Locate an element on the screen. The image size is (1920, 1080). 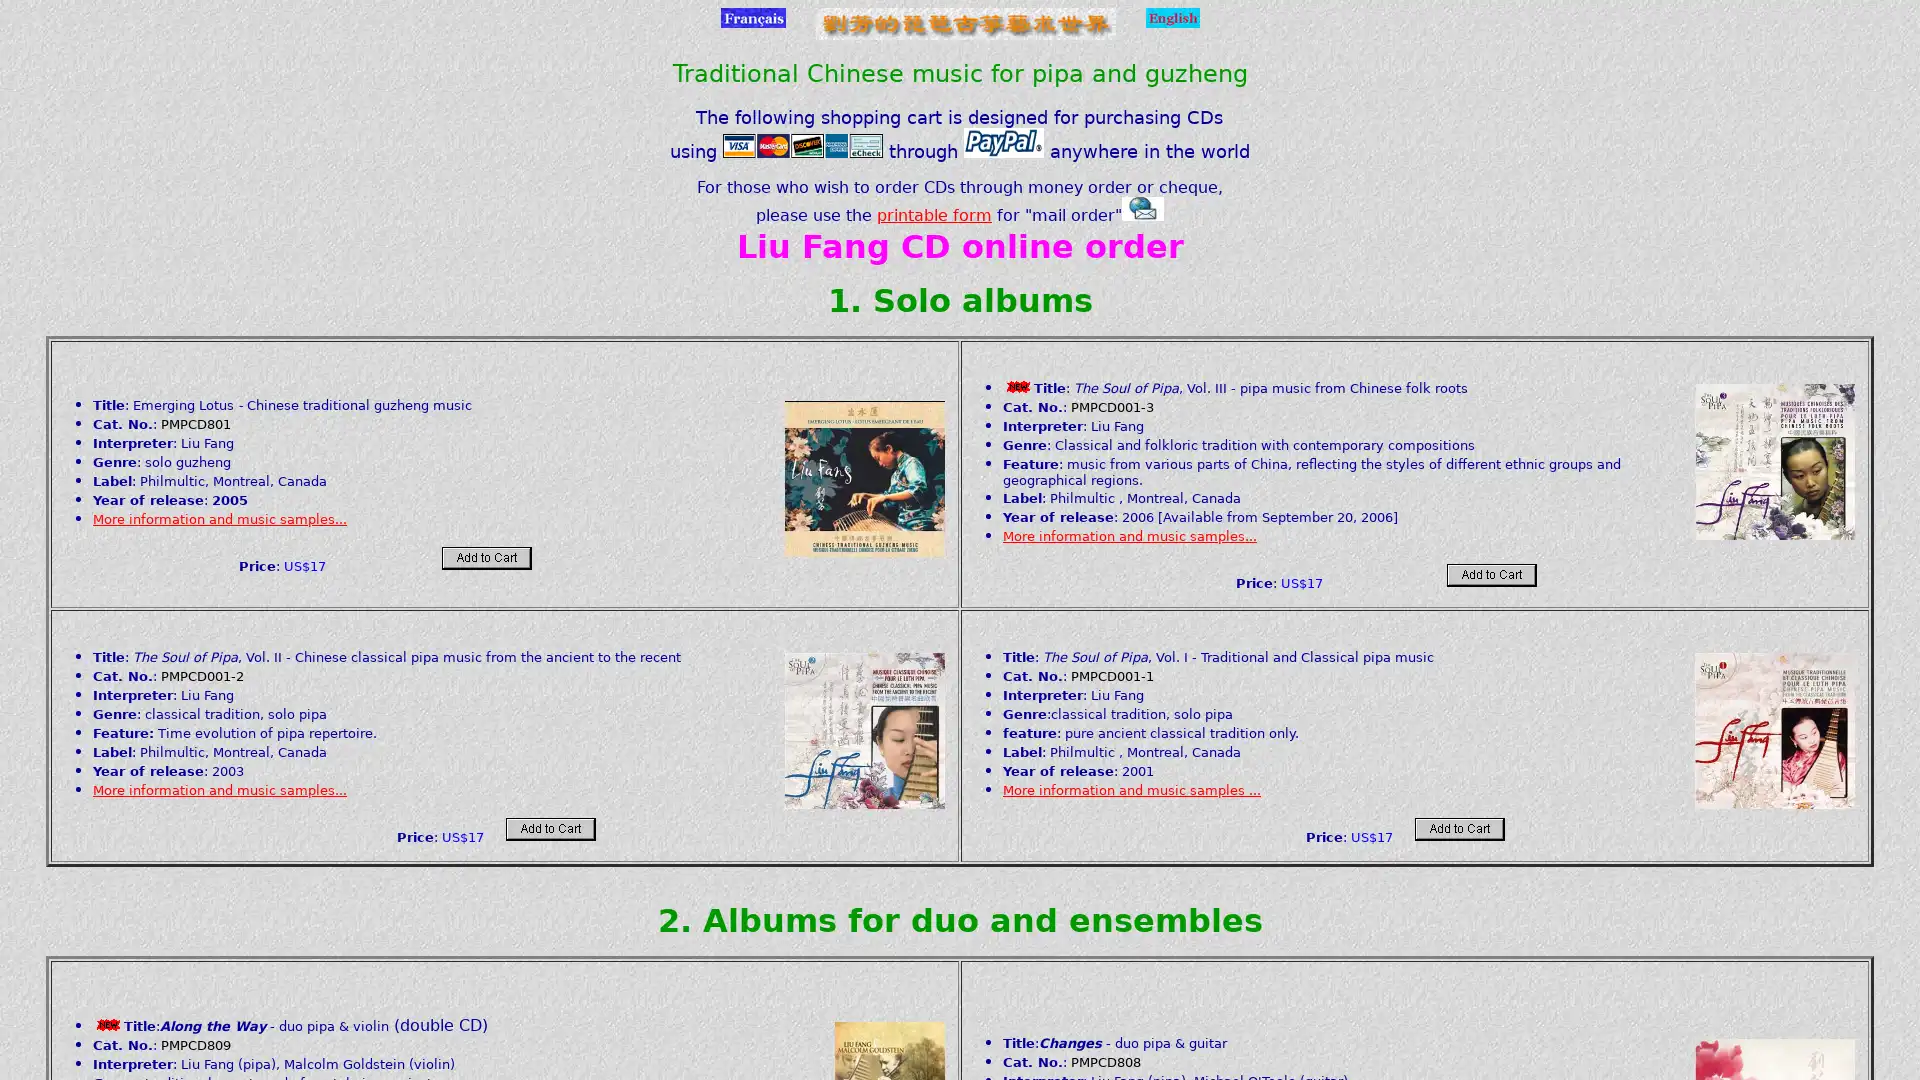
Add to card: Make payments with PayPal - it's fast, free and secure! is located at coordinates (1459, 829).